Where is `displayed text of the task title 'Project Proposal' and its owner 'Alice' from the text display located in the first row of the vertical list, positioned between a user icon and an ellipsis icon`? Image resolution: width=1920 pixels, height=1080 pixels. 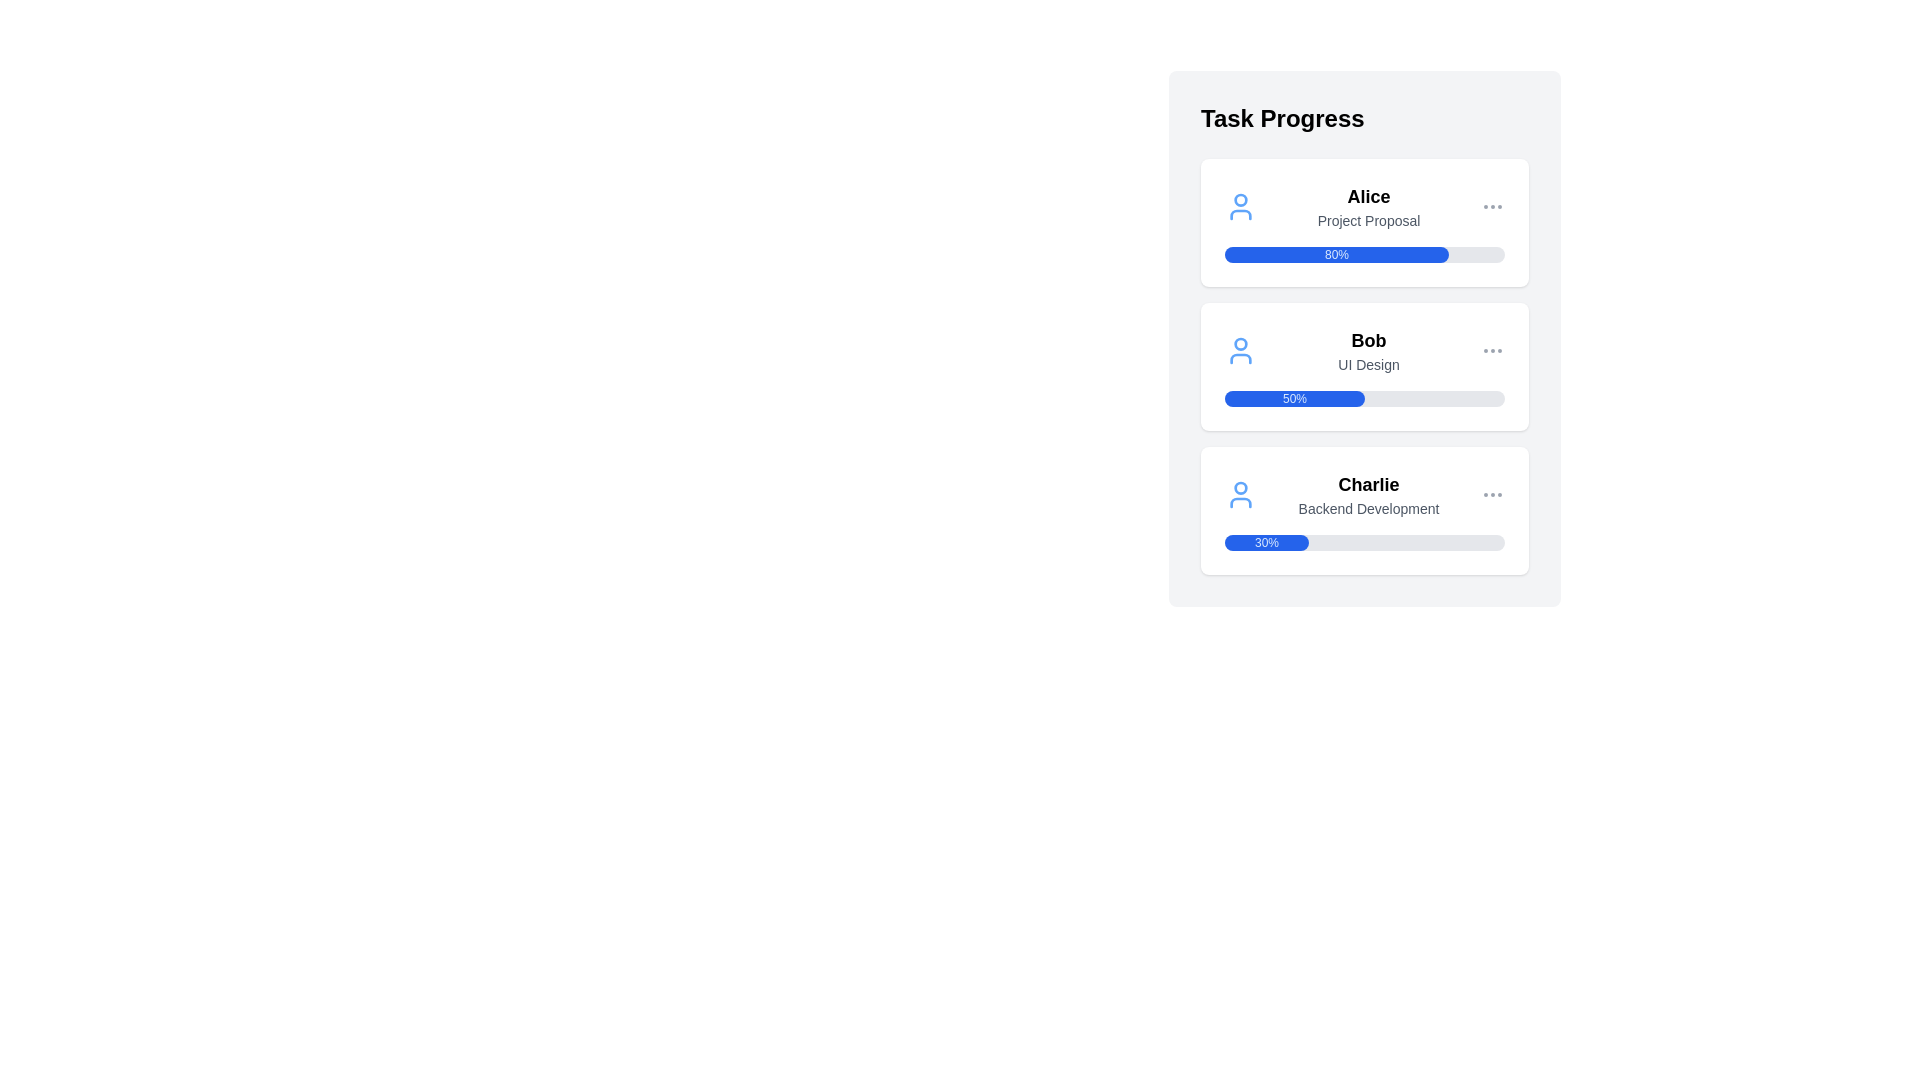
displayed text of the task title 'Project Proposal' and its owner 'Alice' from the text display located in the first row of the vertical list, positioned between a user icon and an ellipsis icon is located at coordinates (1367, 207).